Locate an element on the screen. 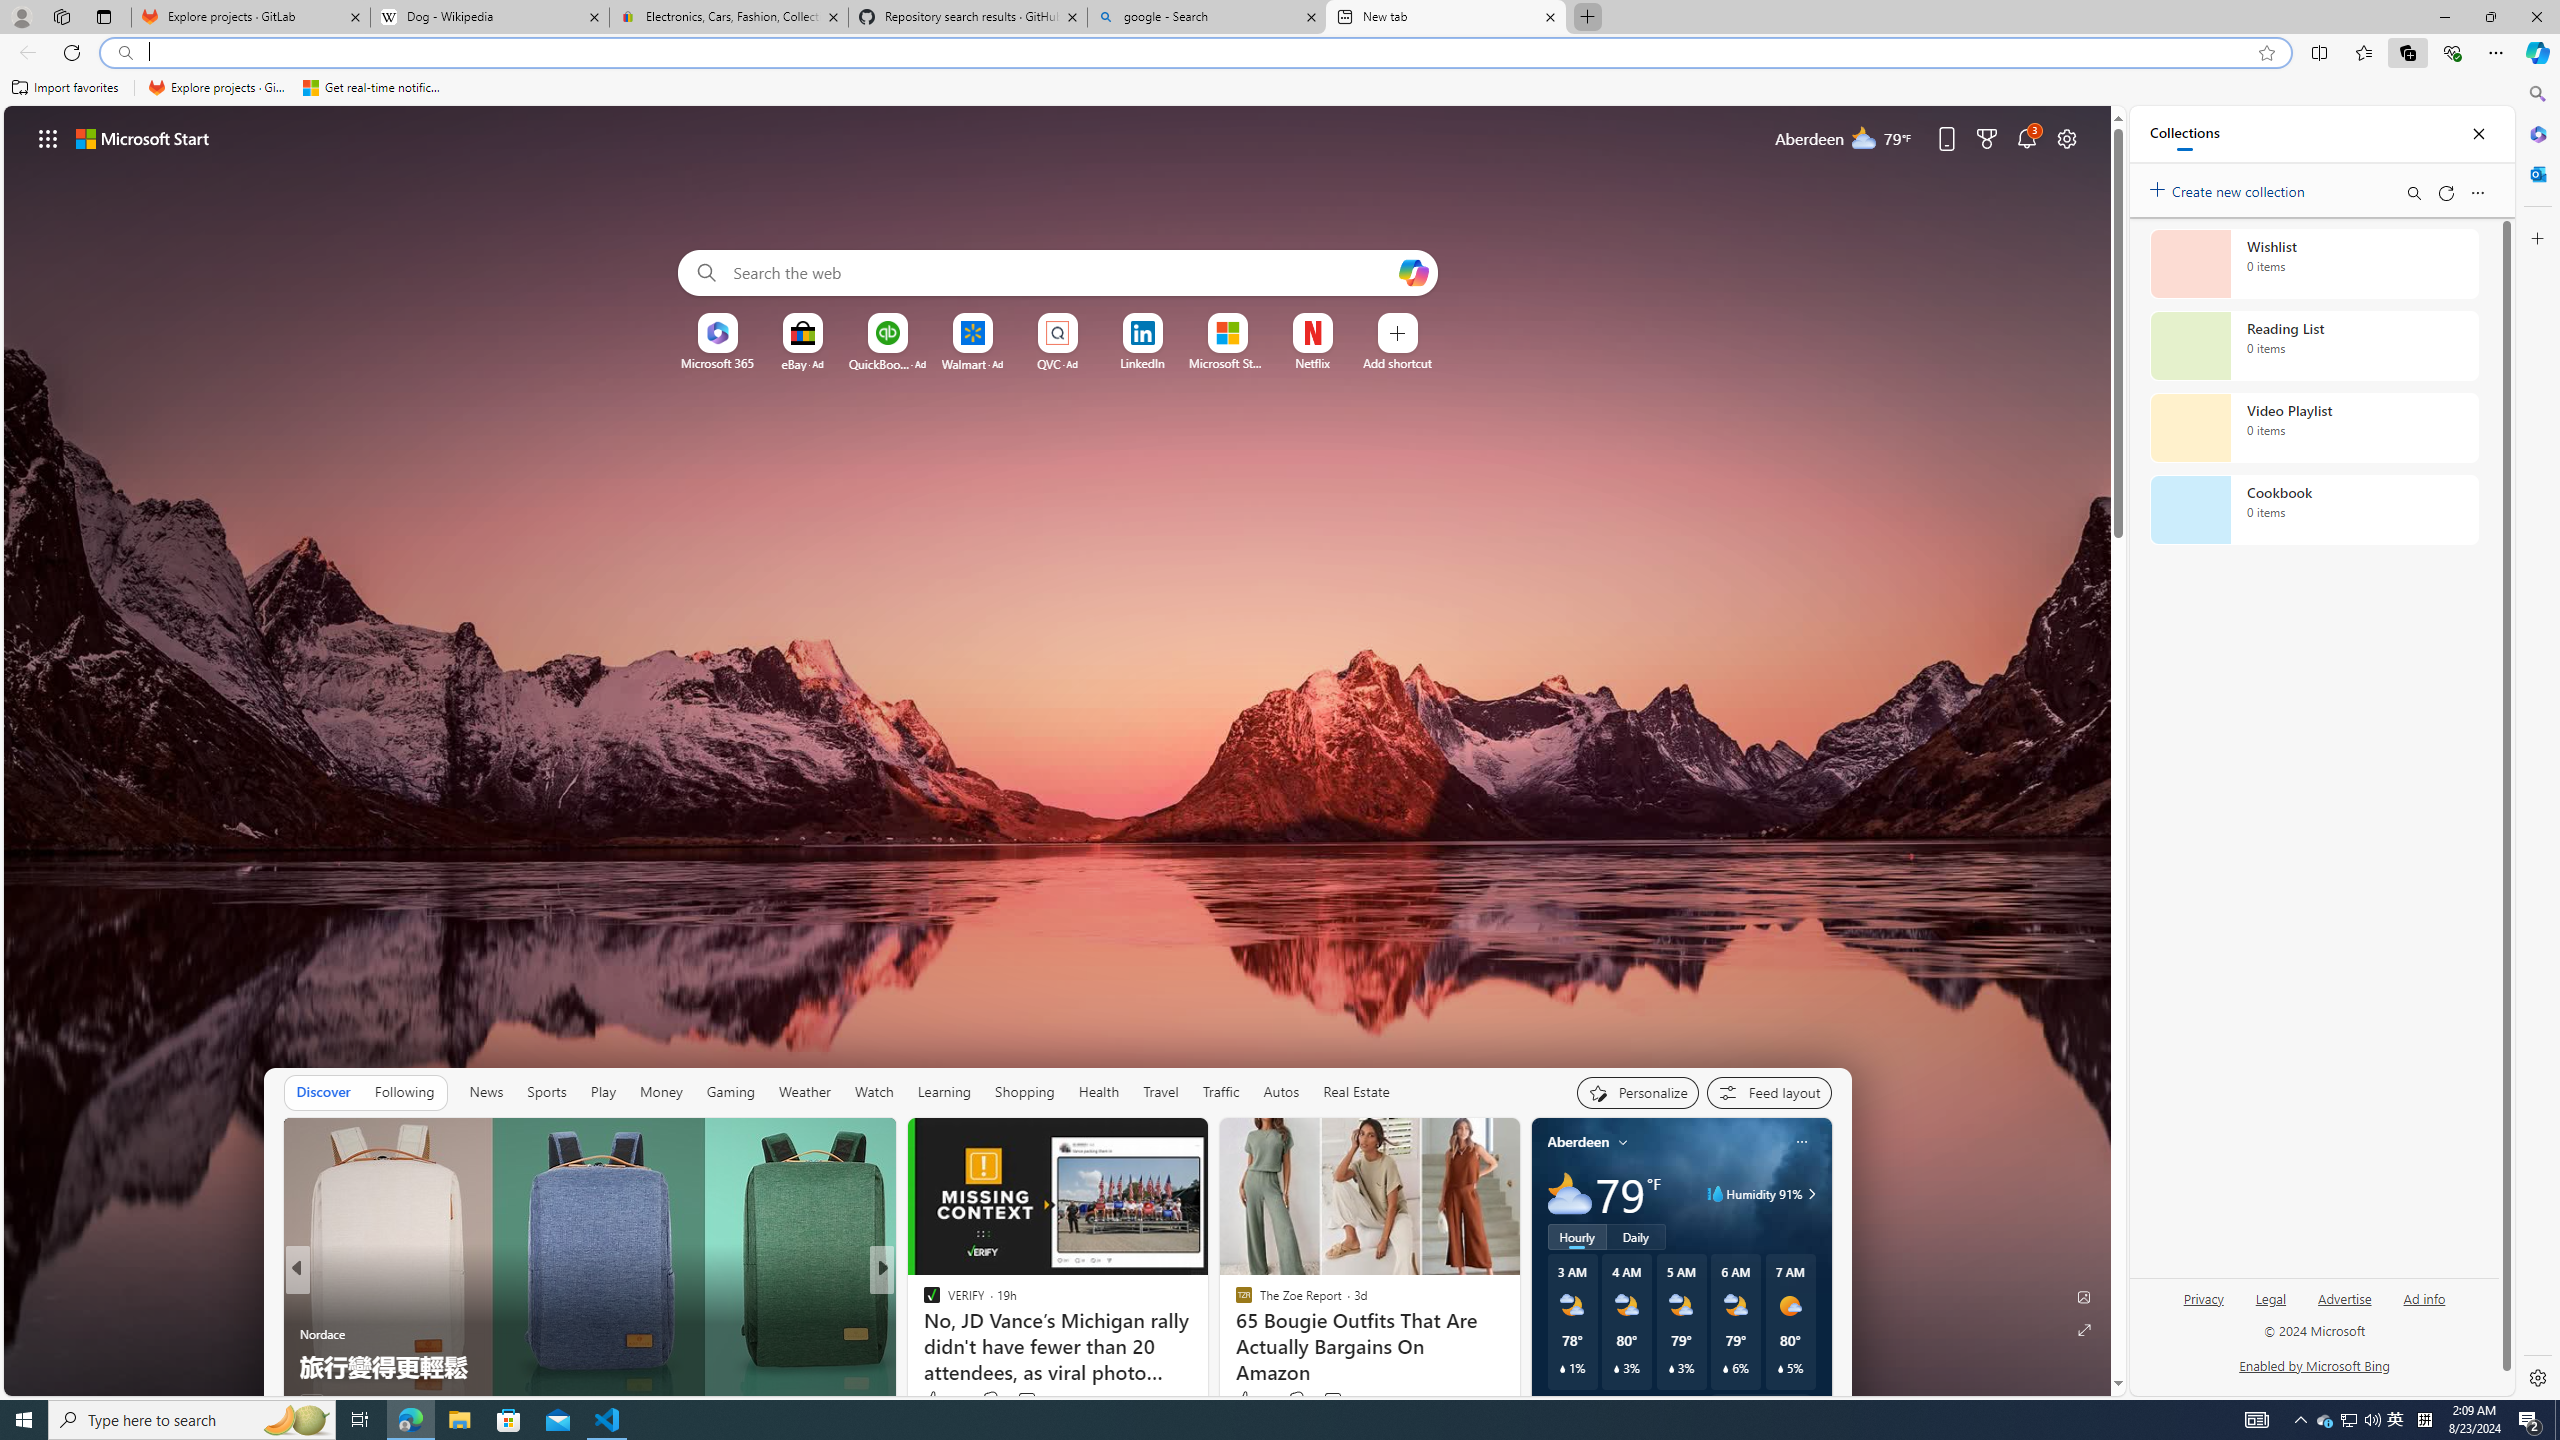 The height and width of the screenshot is (1440, 2560). 'Class: weather-current-precipitation-glyph' is located at coordinates (1780, 1367).